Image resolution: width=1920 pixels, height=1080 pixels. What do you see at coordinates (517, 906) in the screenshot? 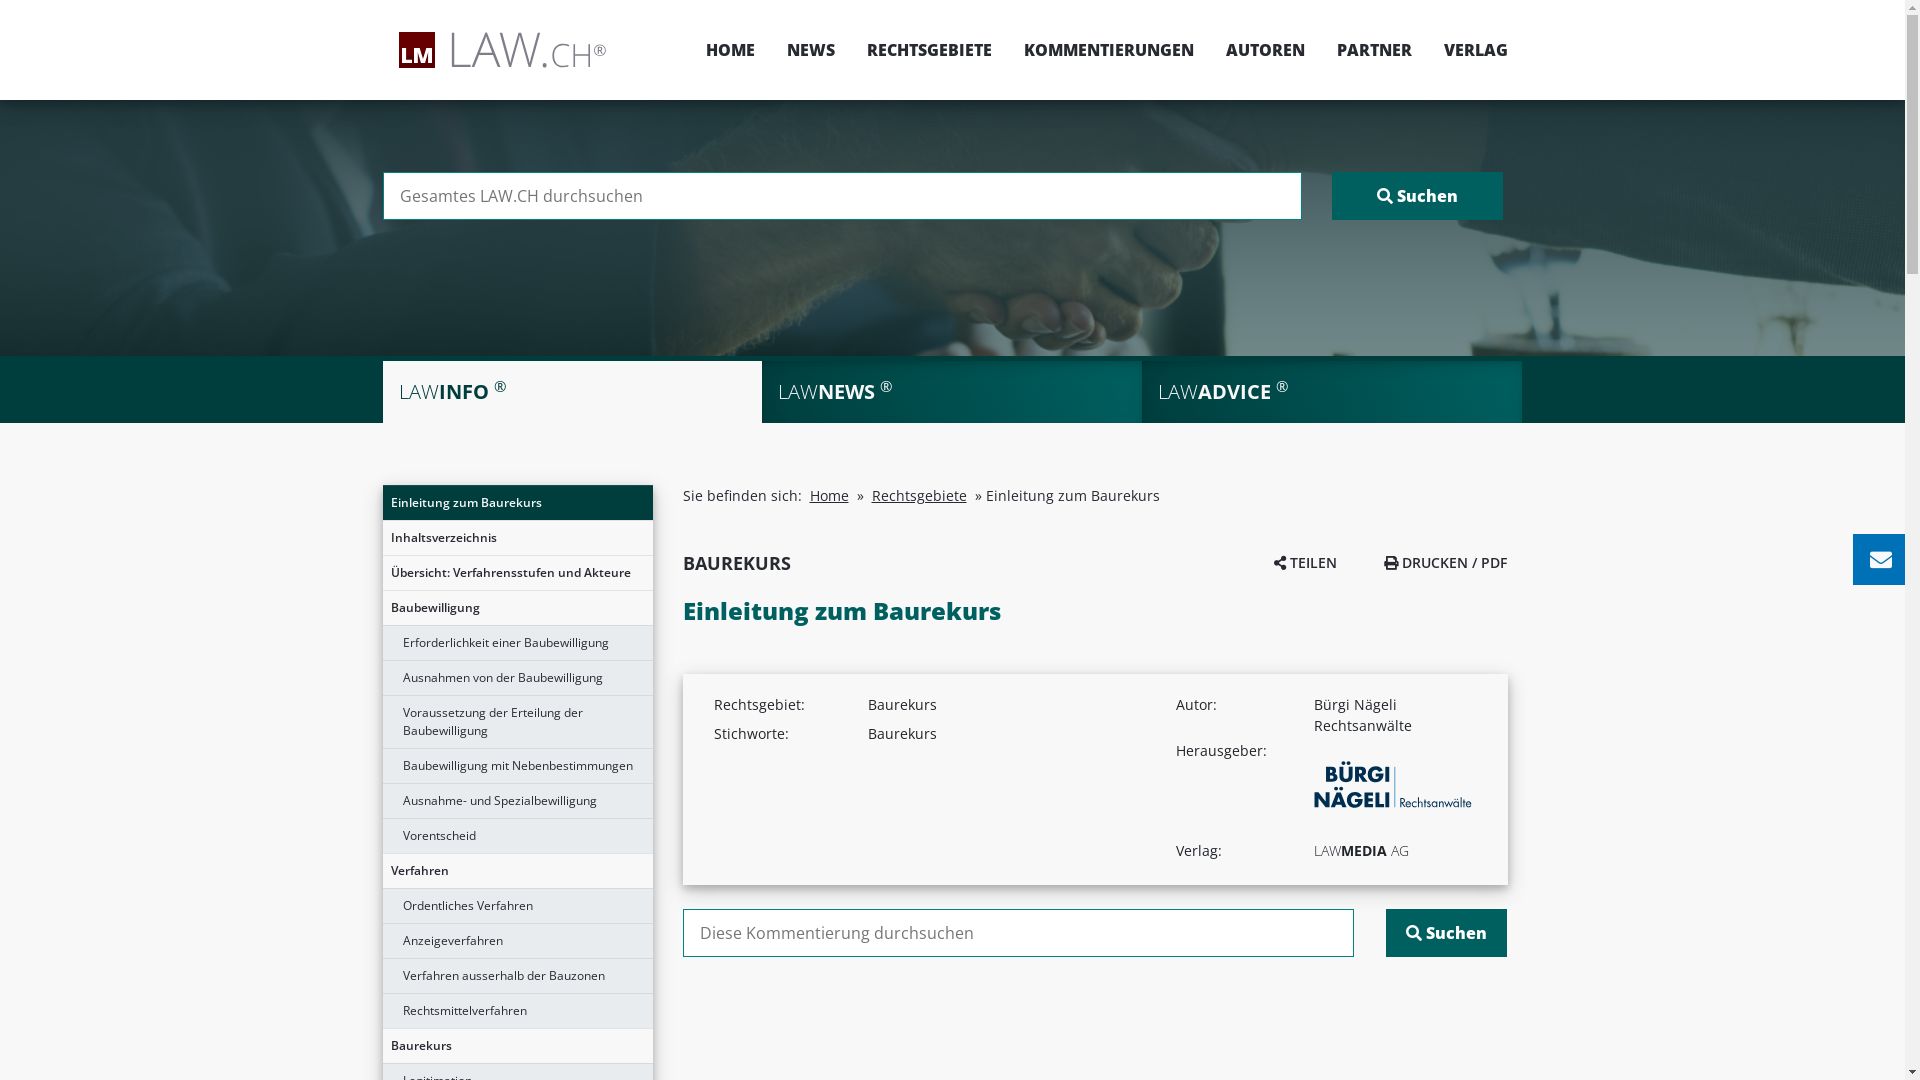
I see `'Ordentliches Verfahren'` at bounding box center [517, 906].